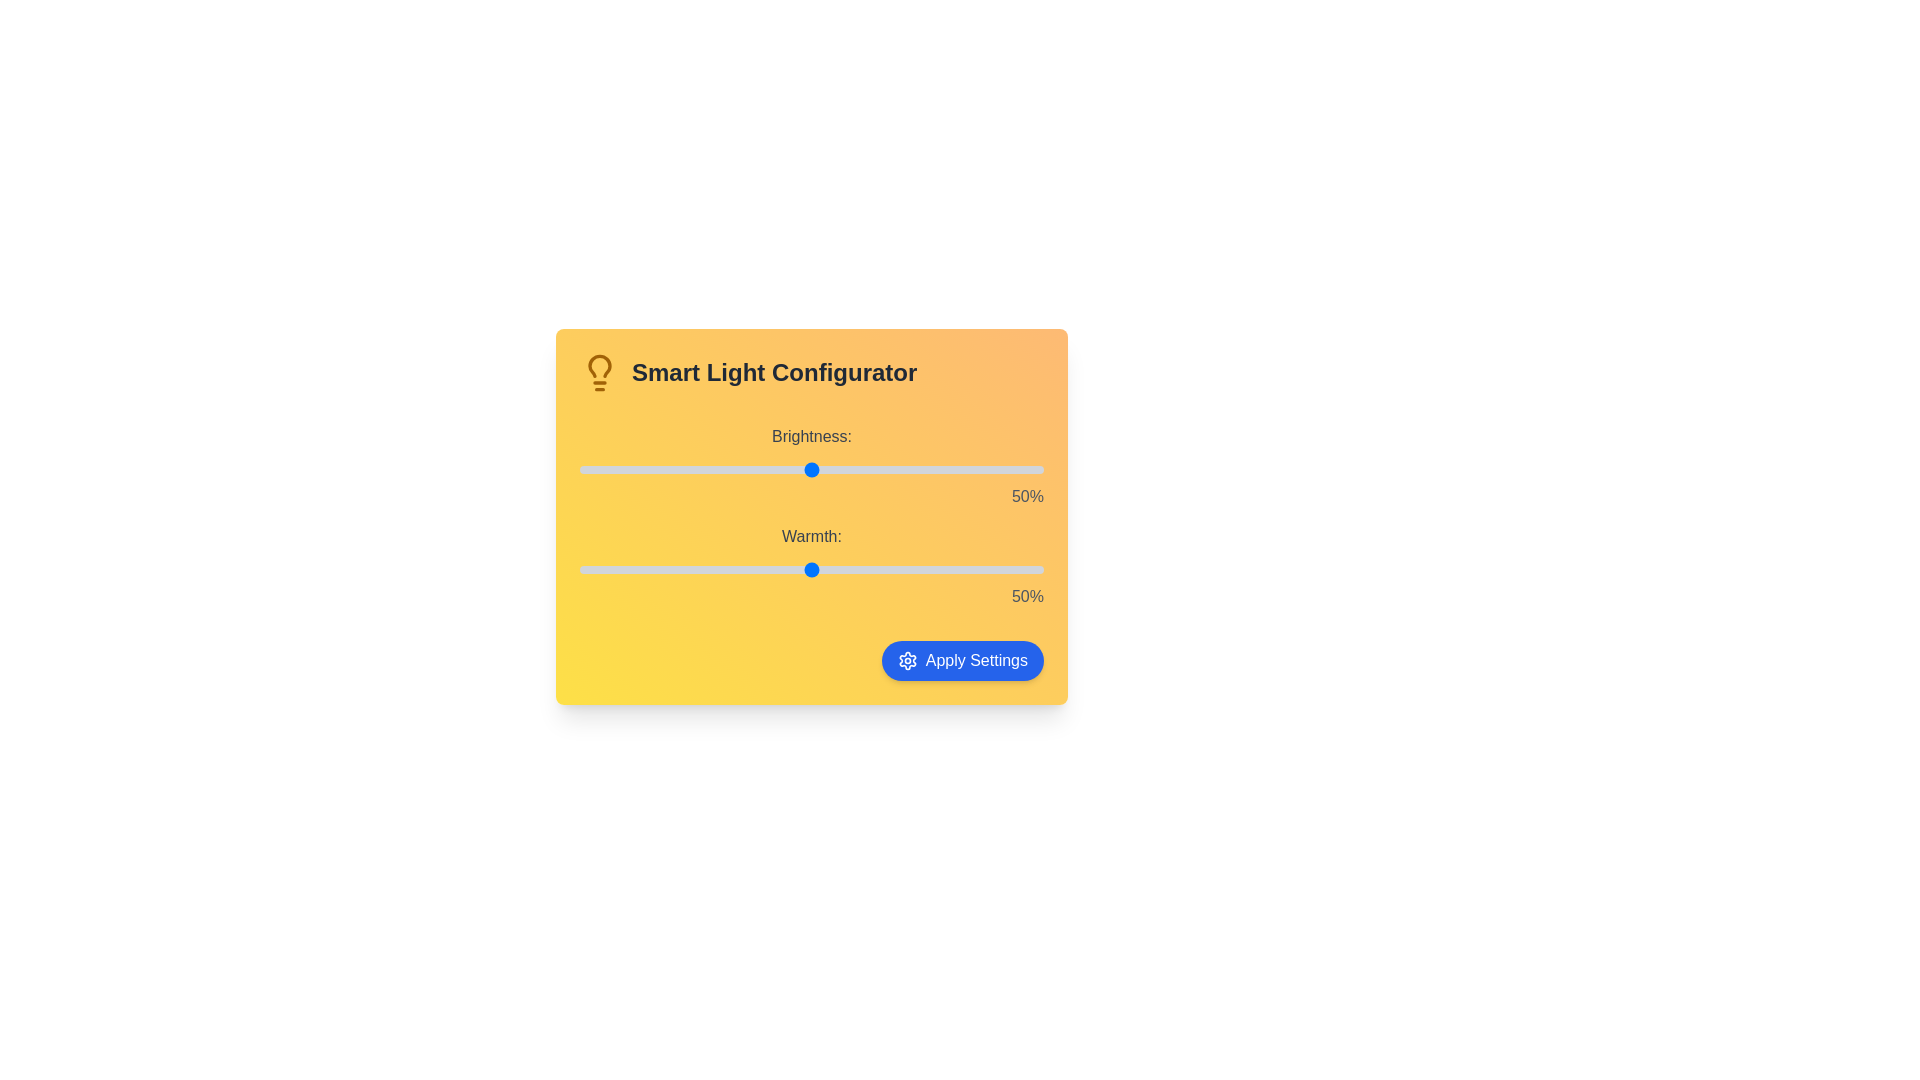 The height and width of the screenshot is (1080, 1920). What do you see at coordinates (906, 660) in the screenshot?
I see `the settings icon located inside the 'Apply Settings' button at the bottom-right corner of the interface for additional options` at bounding box center [906, 660].